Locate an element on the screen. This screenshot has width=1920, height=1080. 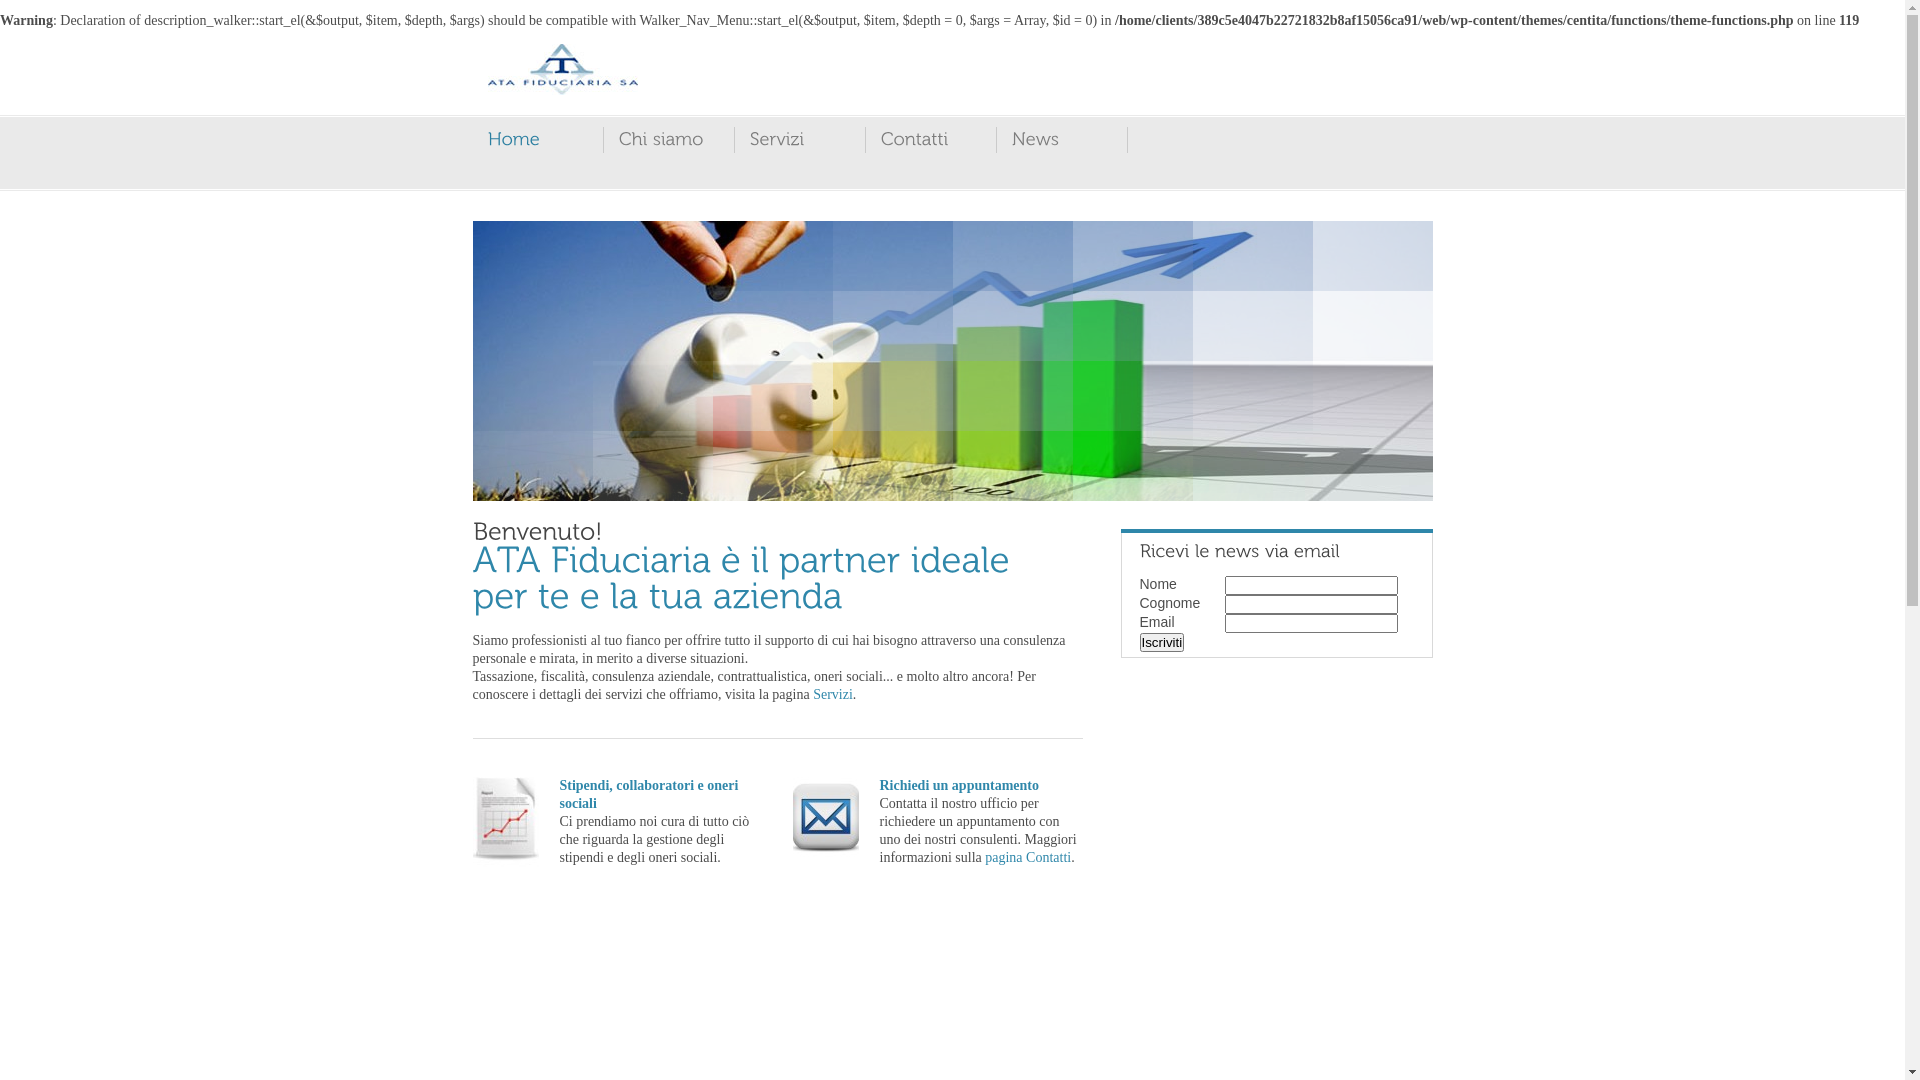
'Servizi' is located at coordinates (833, 693).